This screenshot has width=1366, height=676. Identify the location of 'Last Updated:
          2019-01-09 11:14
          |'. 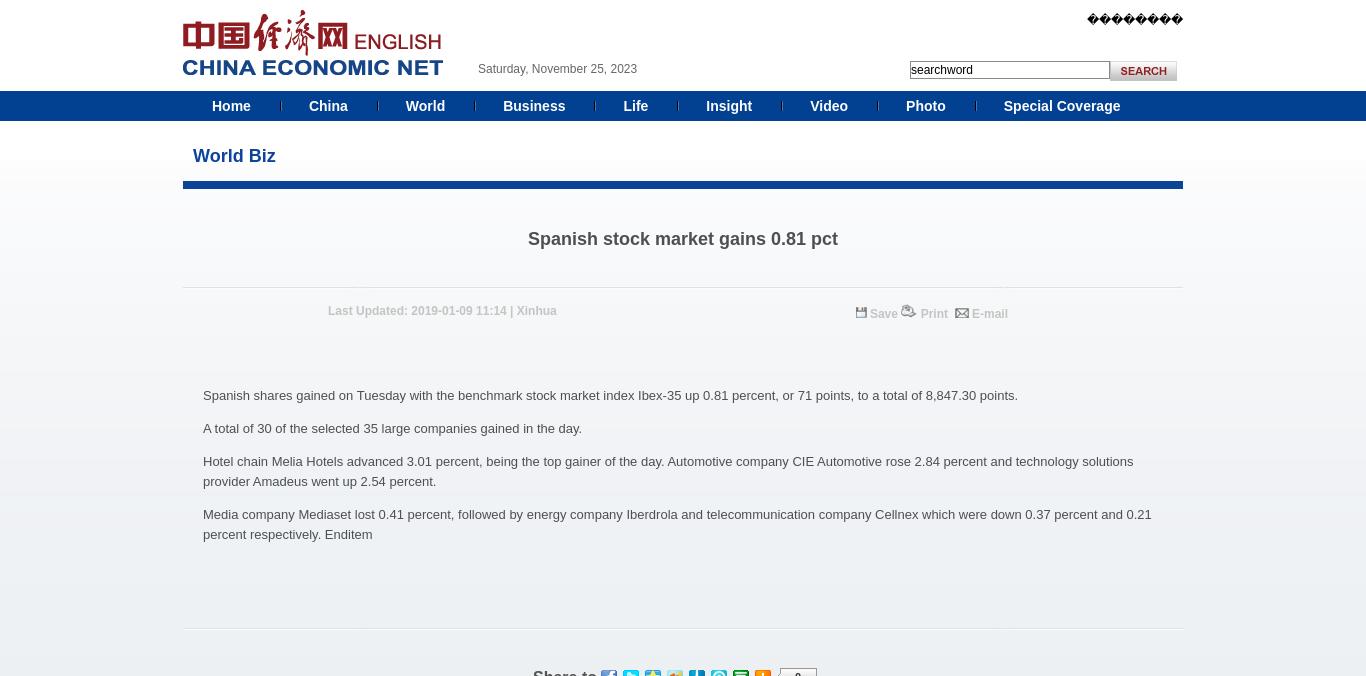
(420, 311).